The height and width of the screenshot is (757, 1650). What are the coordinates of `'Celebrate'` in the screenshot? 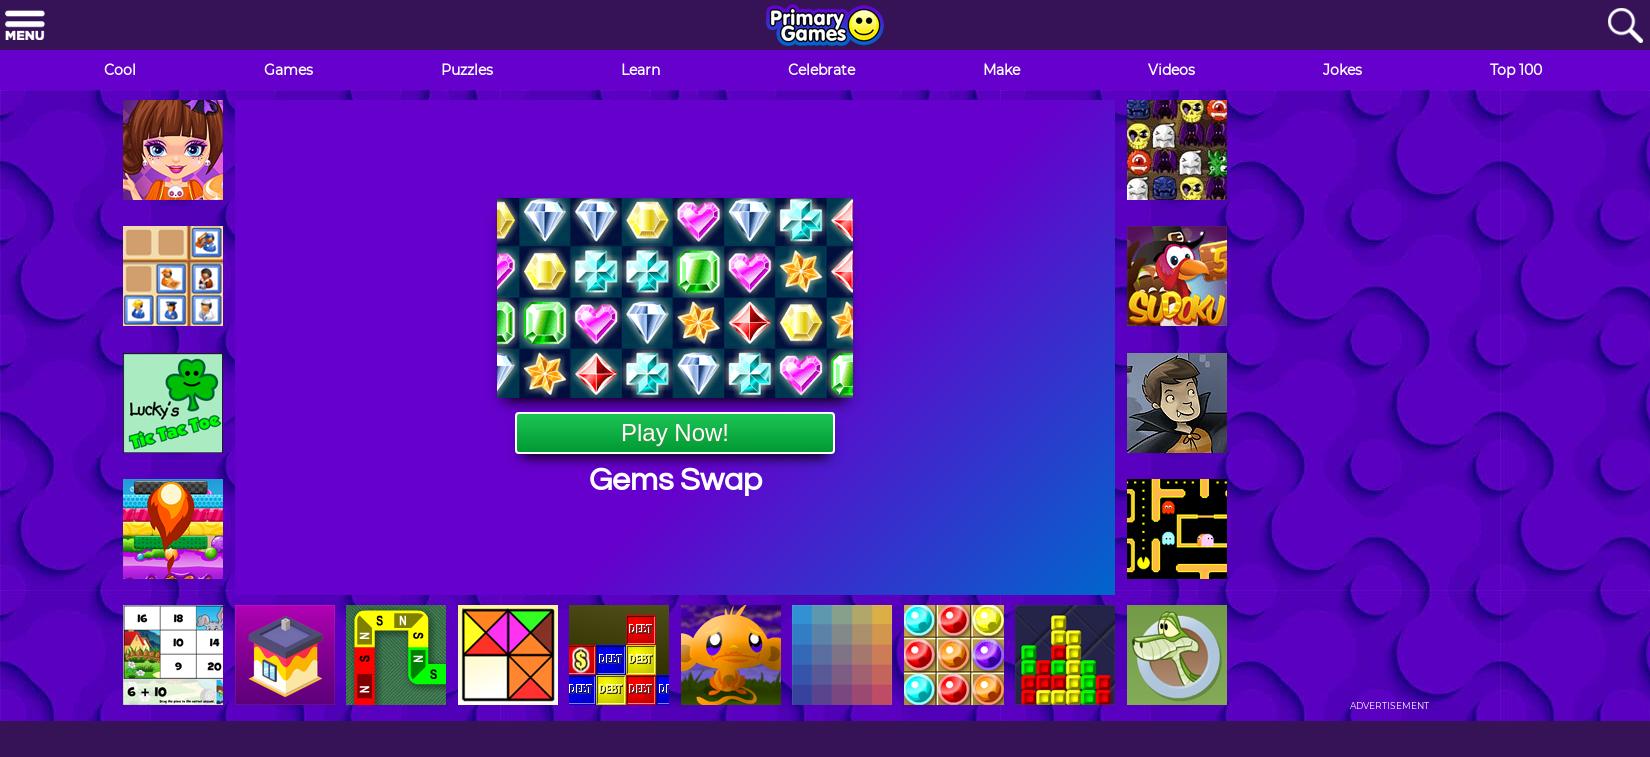 It's located at (820, 69).